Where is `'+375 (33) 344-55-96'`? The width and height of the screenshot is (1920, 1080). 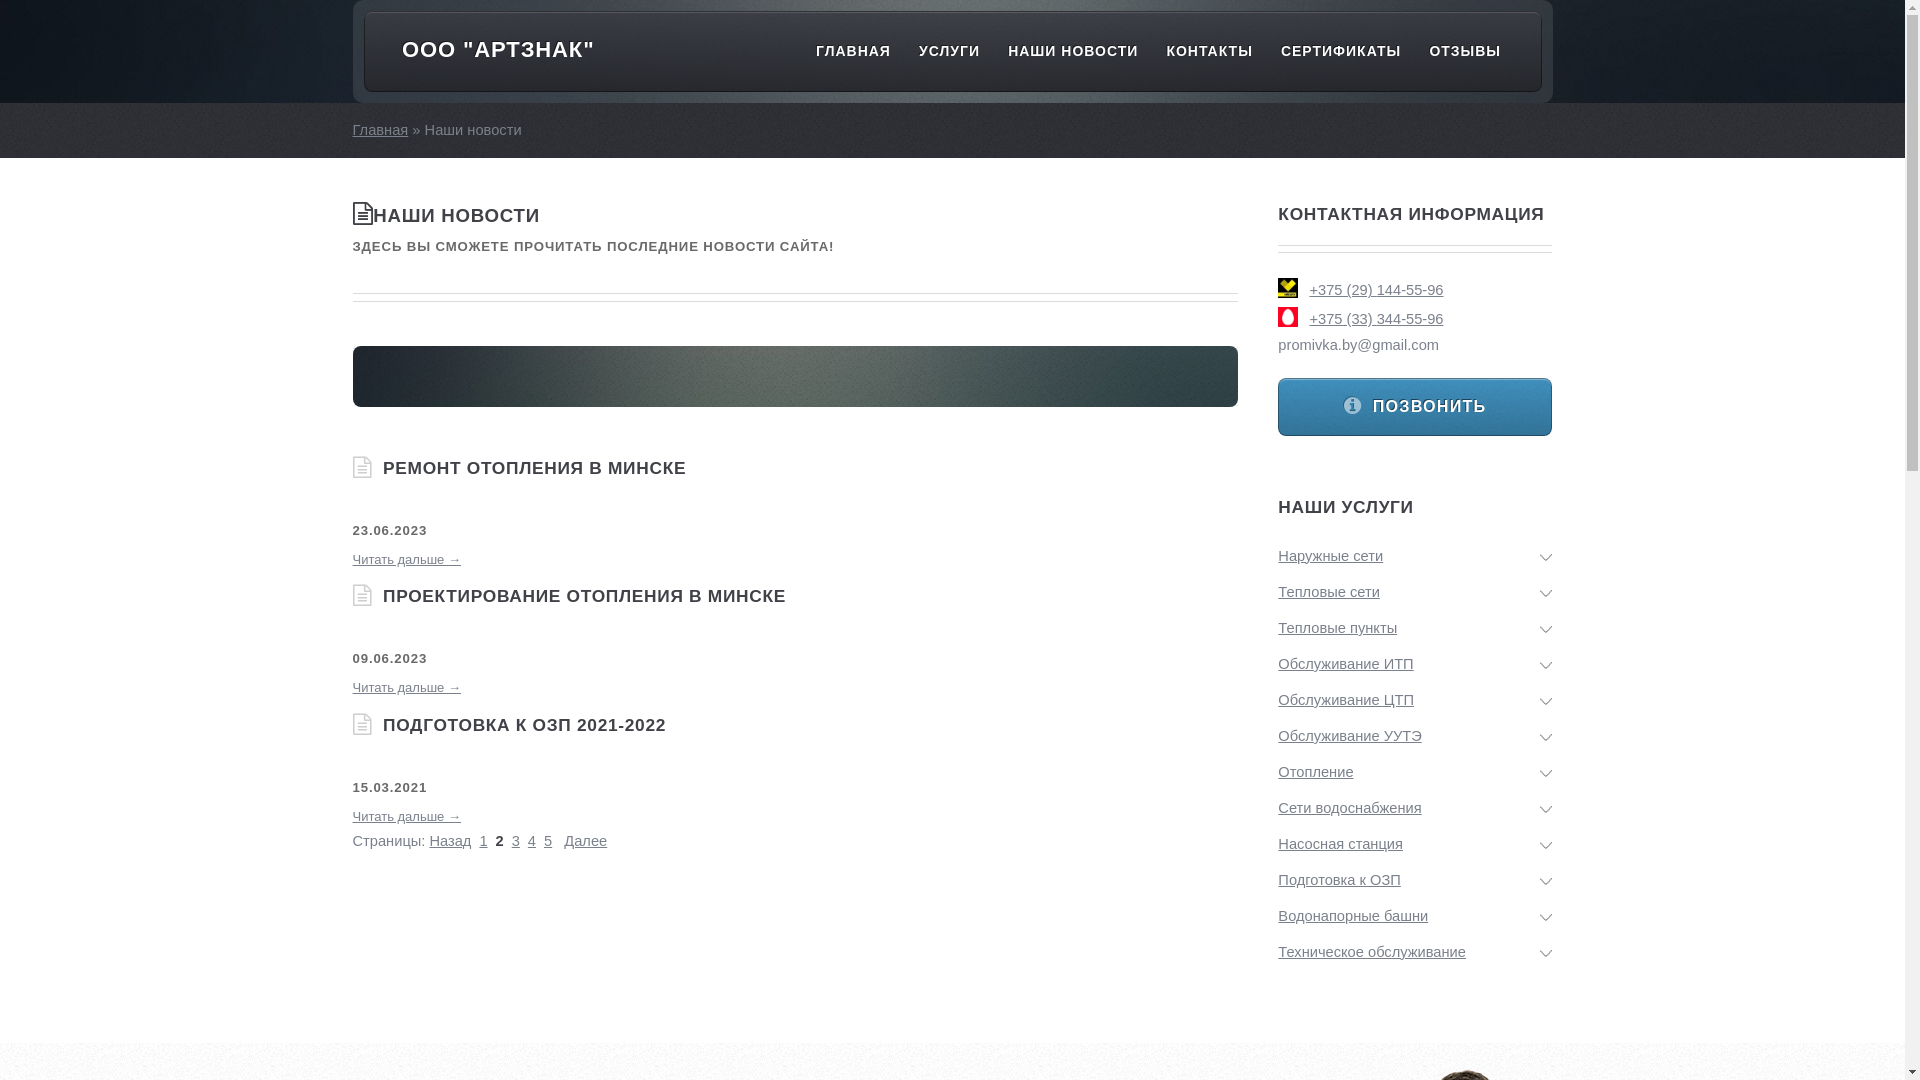
'+375 (33) 344-55-96' is located at coordinates (1375, 318).